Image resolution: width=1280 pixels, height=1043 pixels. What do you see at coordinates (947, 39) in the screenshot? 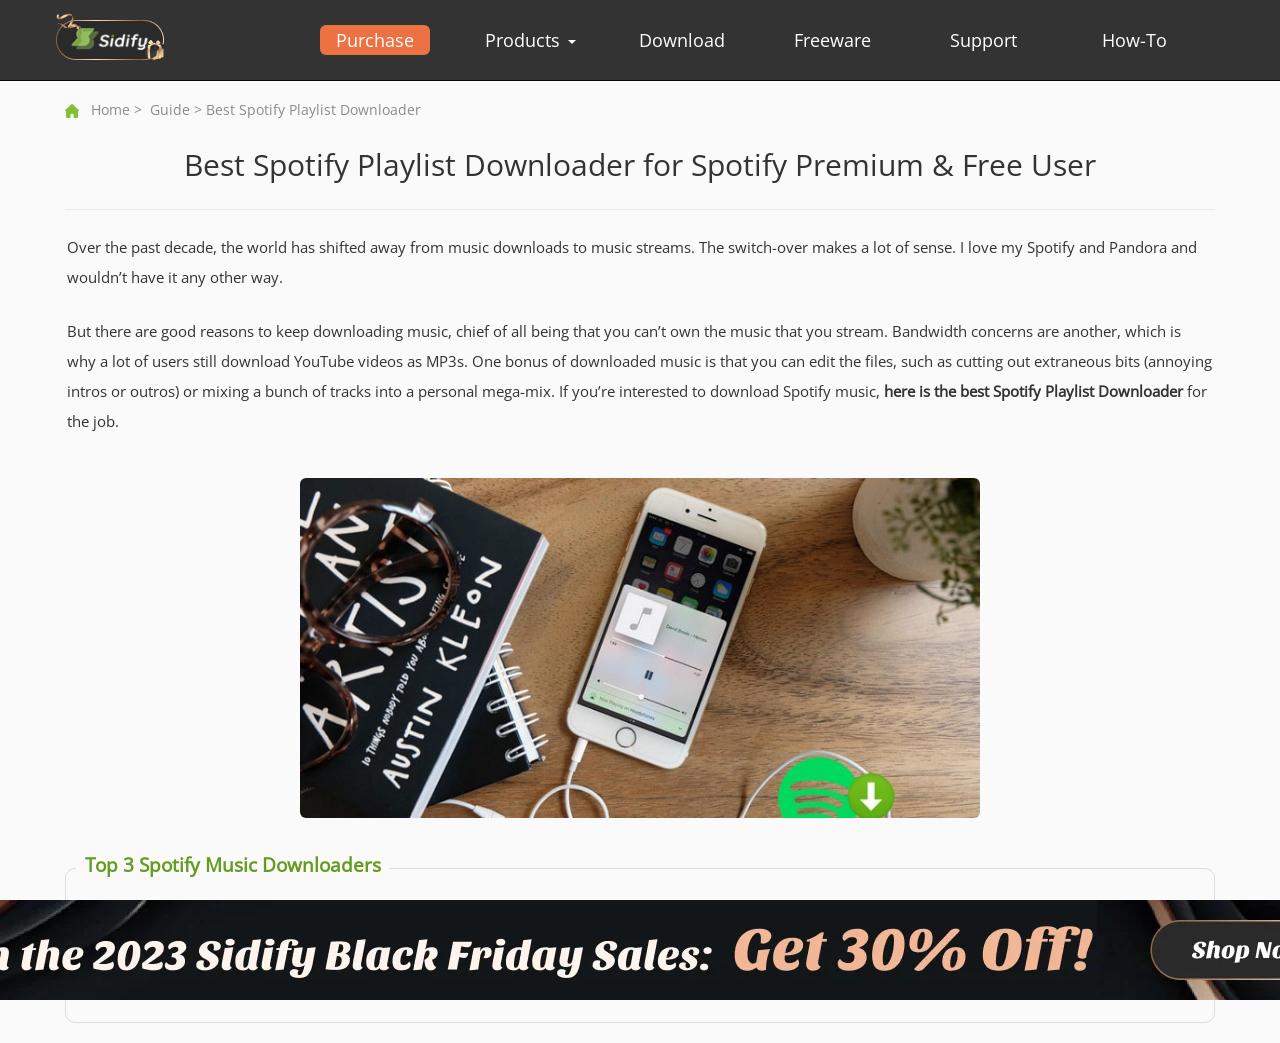
I see `'Support'` at bounding box center [947, 39].